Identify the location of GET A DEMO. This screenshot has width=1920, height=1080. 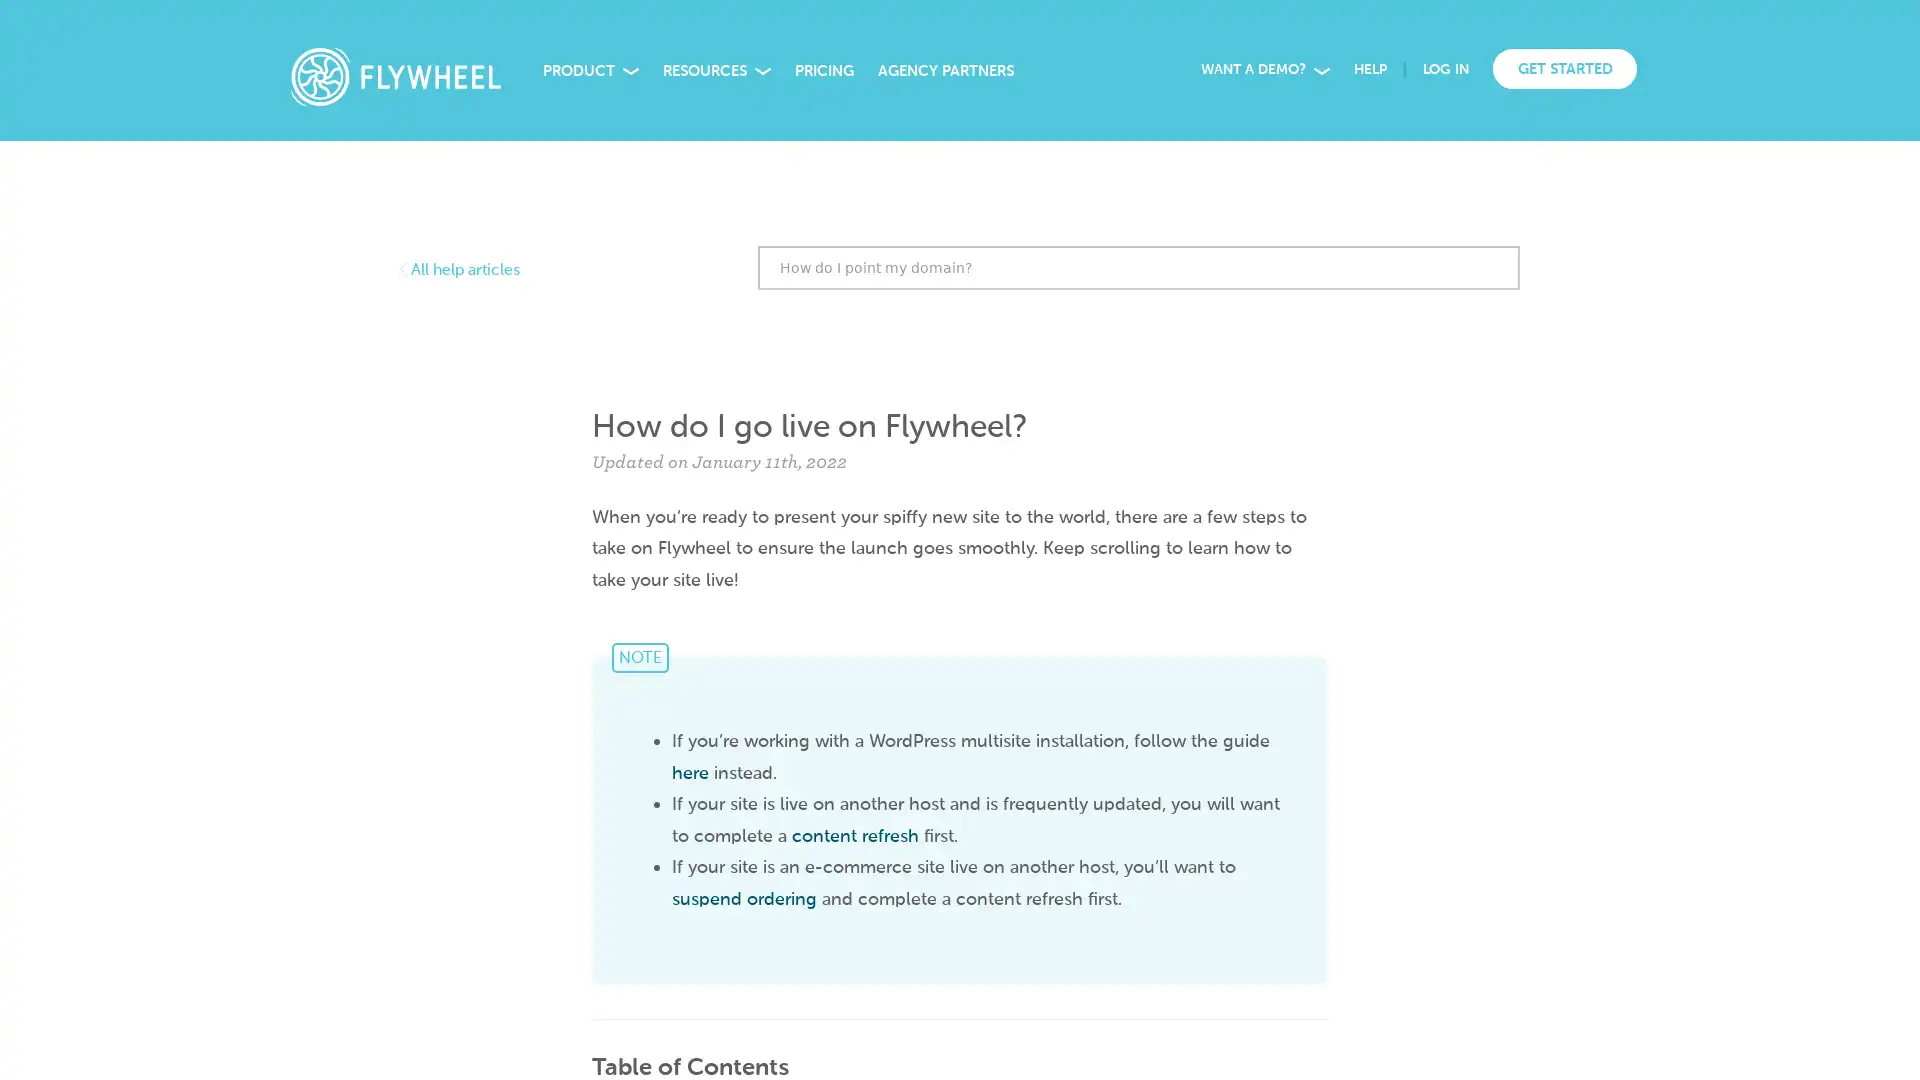
(346, 1033).